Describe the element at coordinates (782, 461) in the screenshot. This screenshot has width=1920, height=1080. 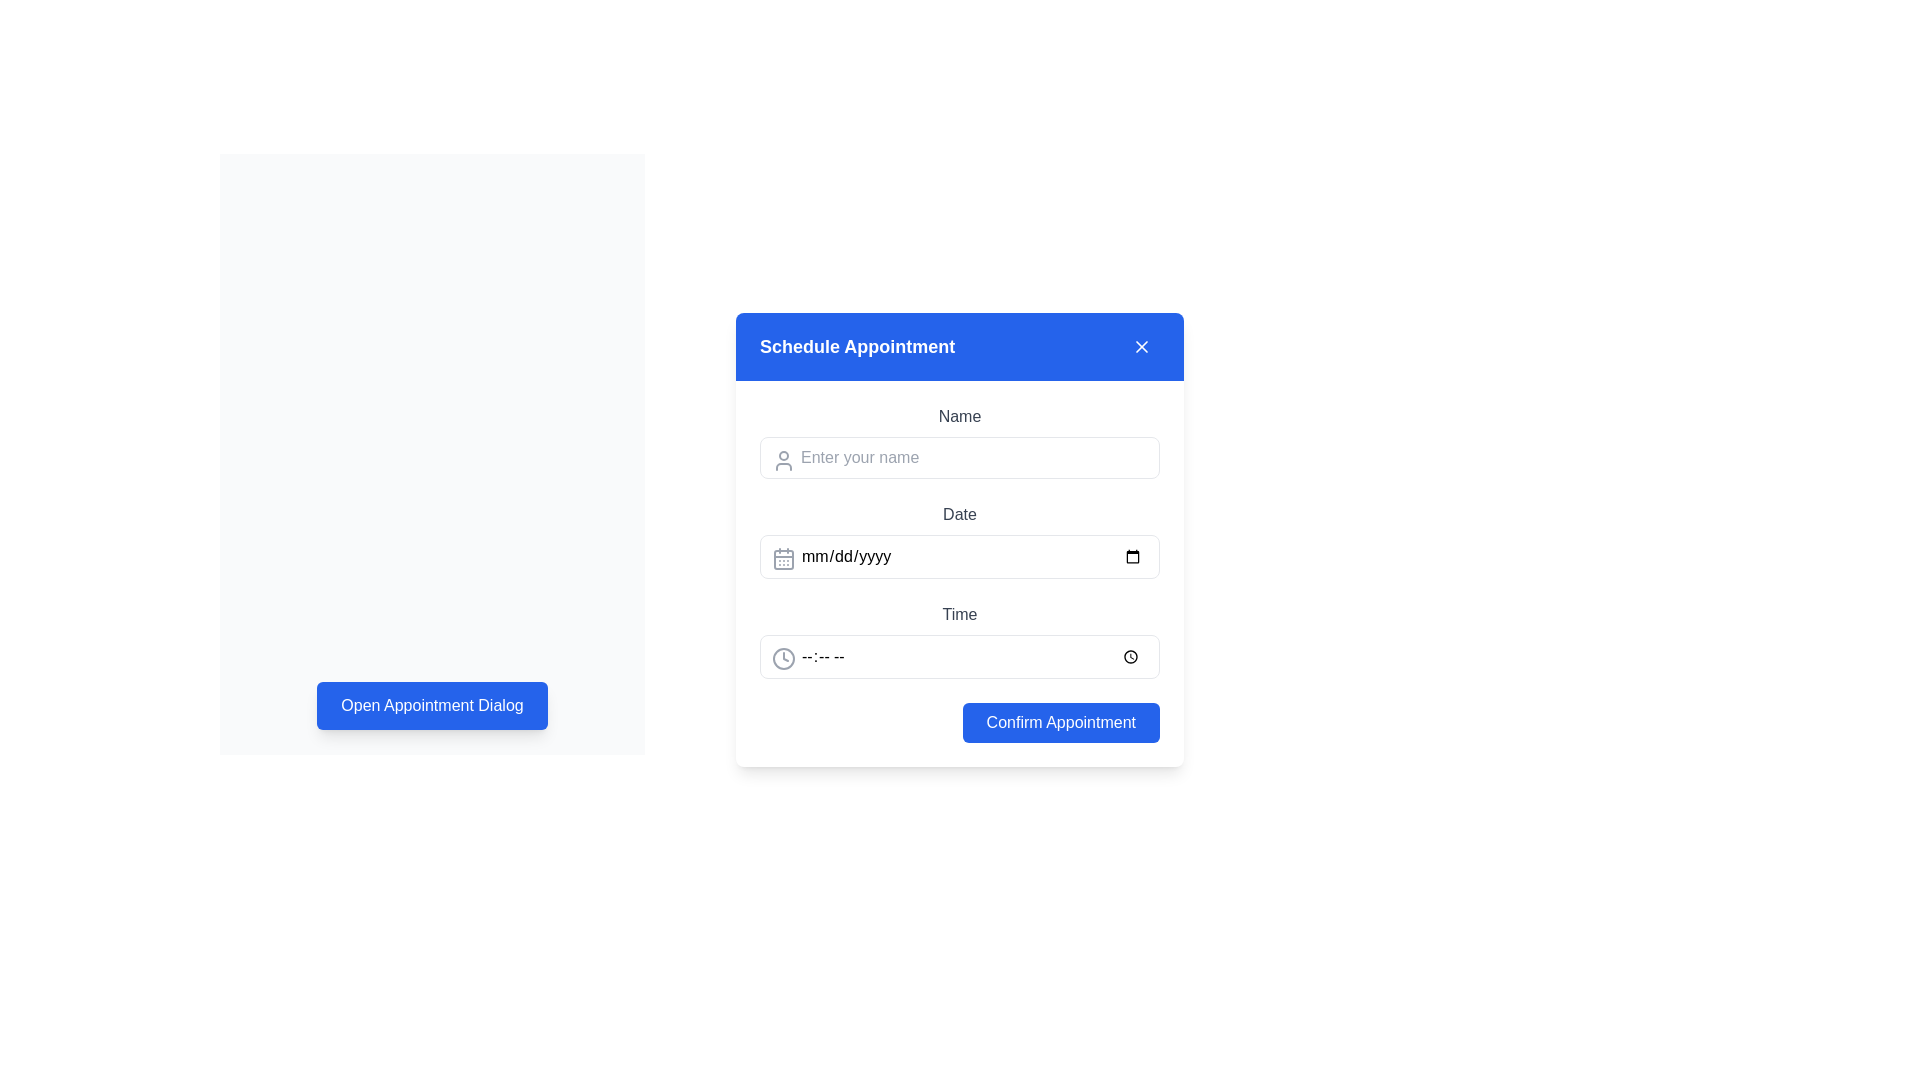
I see `the input field containing the user icon` at that location.